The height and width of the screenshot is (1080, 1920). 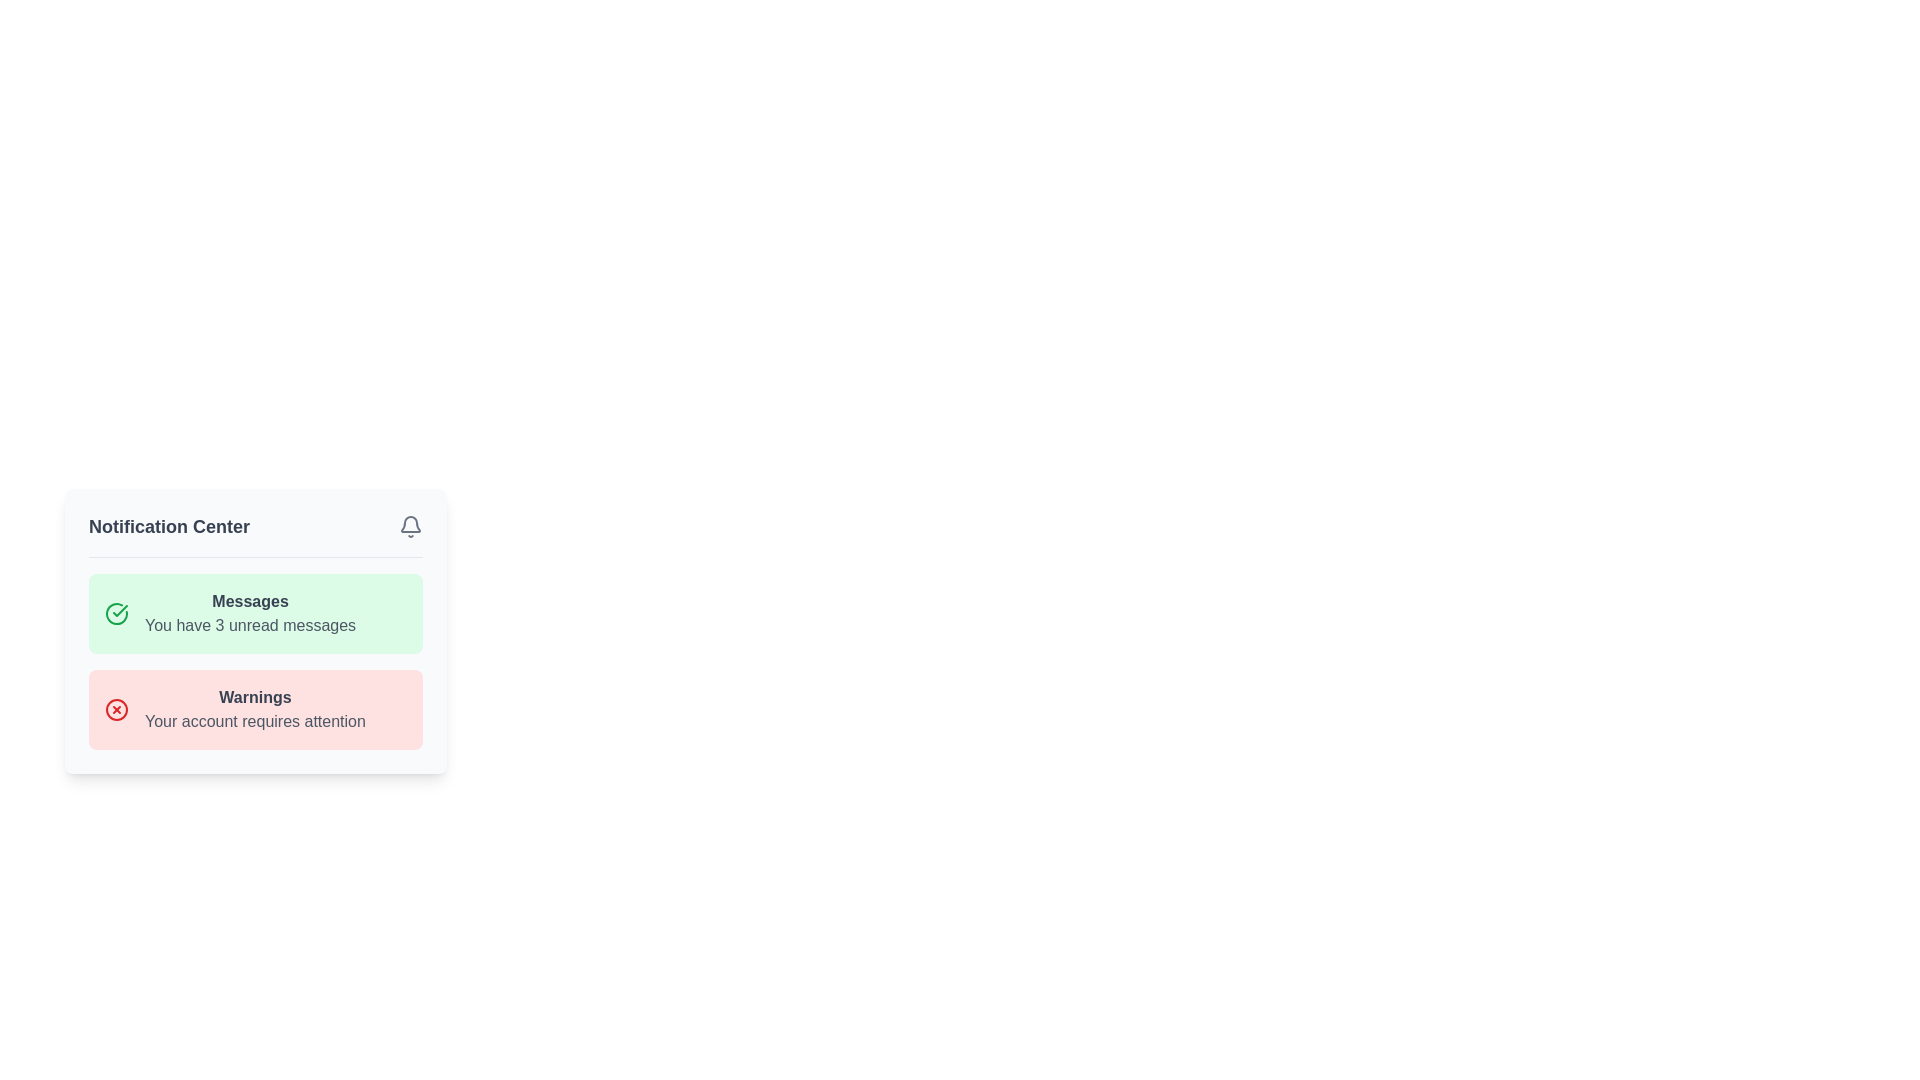 What do you see at coordinates (115, 708) in the screenshot?
I see `the alert icon located on the left-hand side of the 'Warnings' card in the notification center to signify the presence of an issue or required attention` at bounding box center [115, 708].